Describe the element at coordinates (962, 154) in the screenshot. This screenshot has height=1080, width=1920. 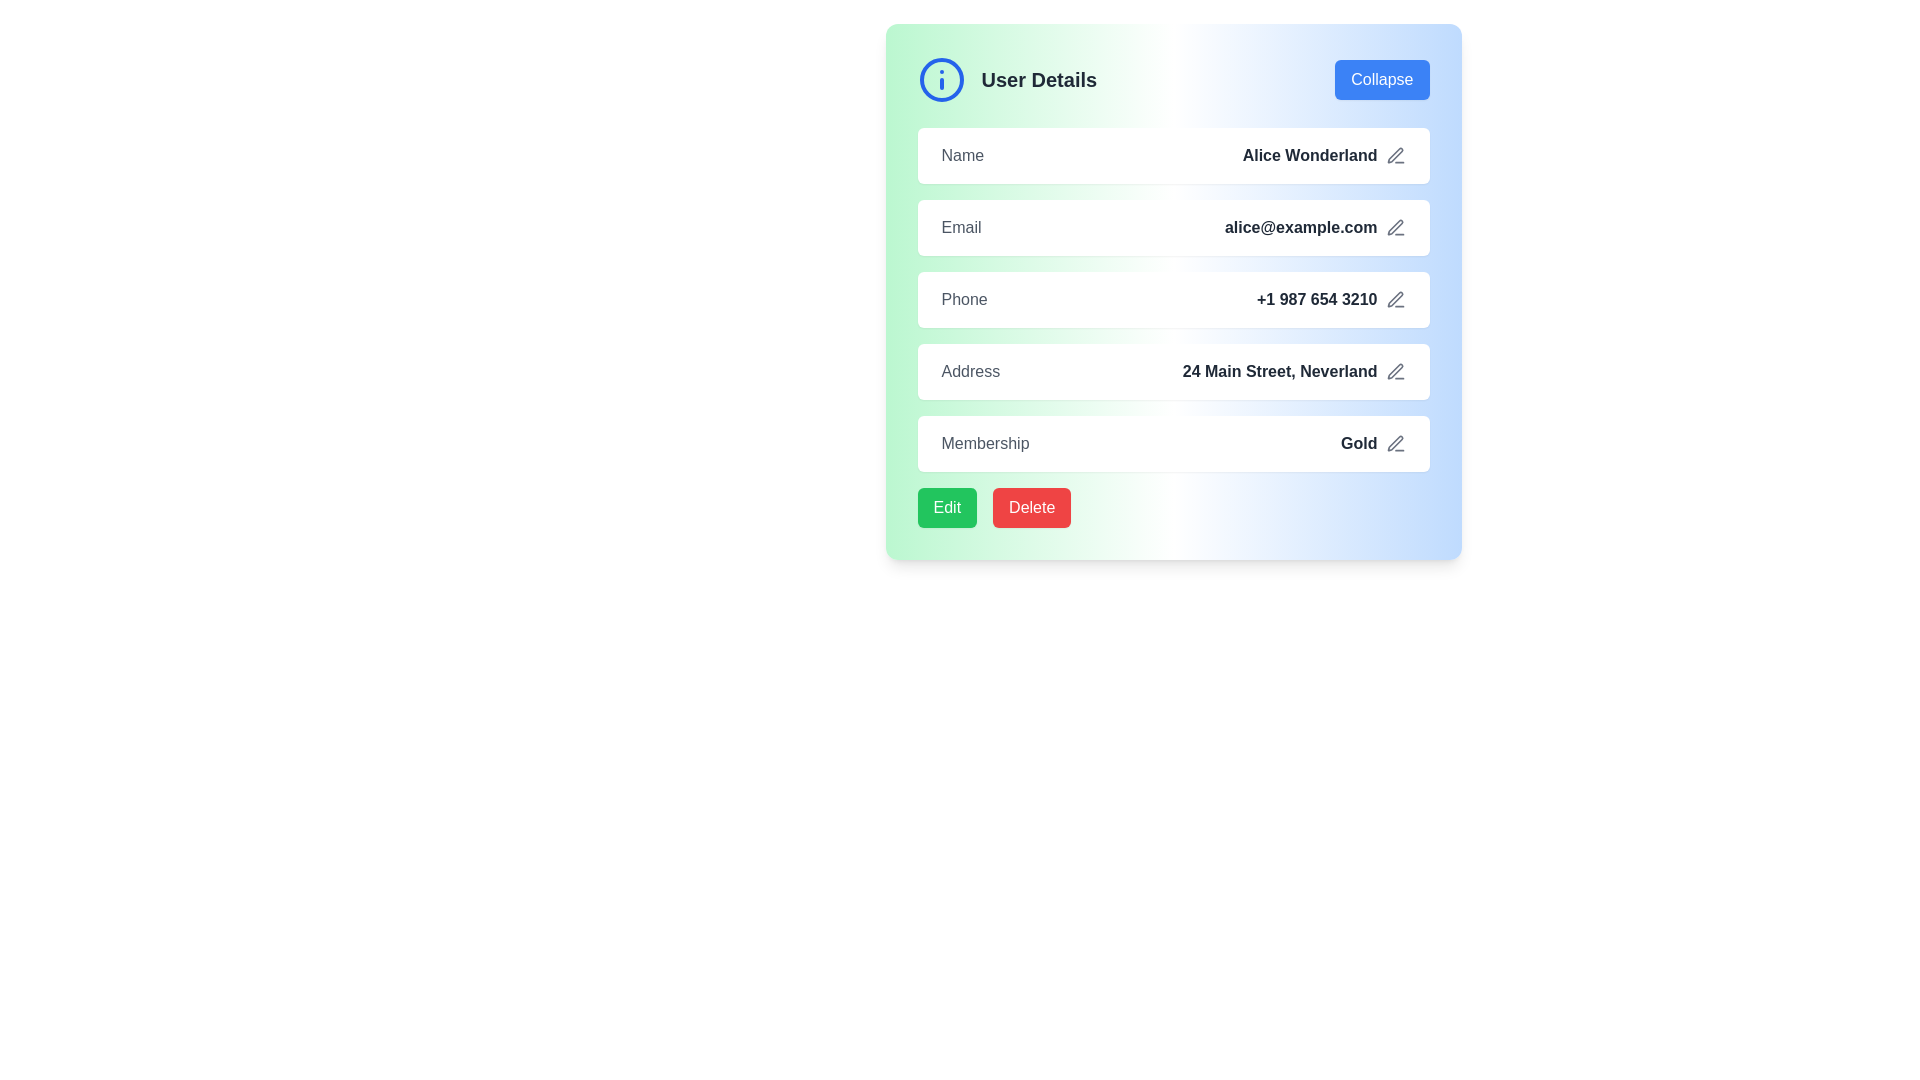
I see `the text label that identifies the user's name, which is adjacent to 'Alice Wonderland' in the 'User Details' section` at that location.